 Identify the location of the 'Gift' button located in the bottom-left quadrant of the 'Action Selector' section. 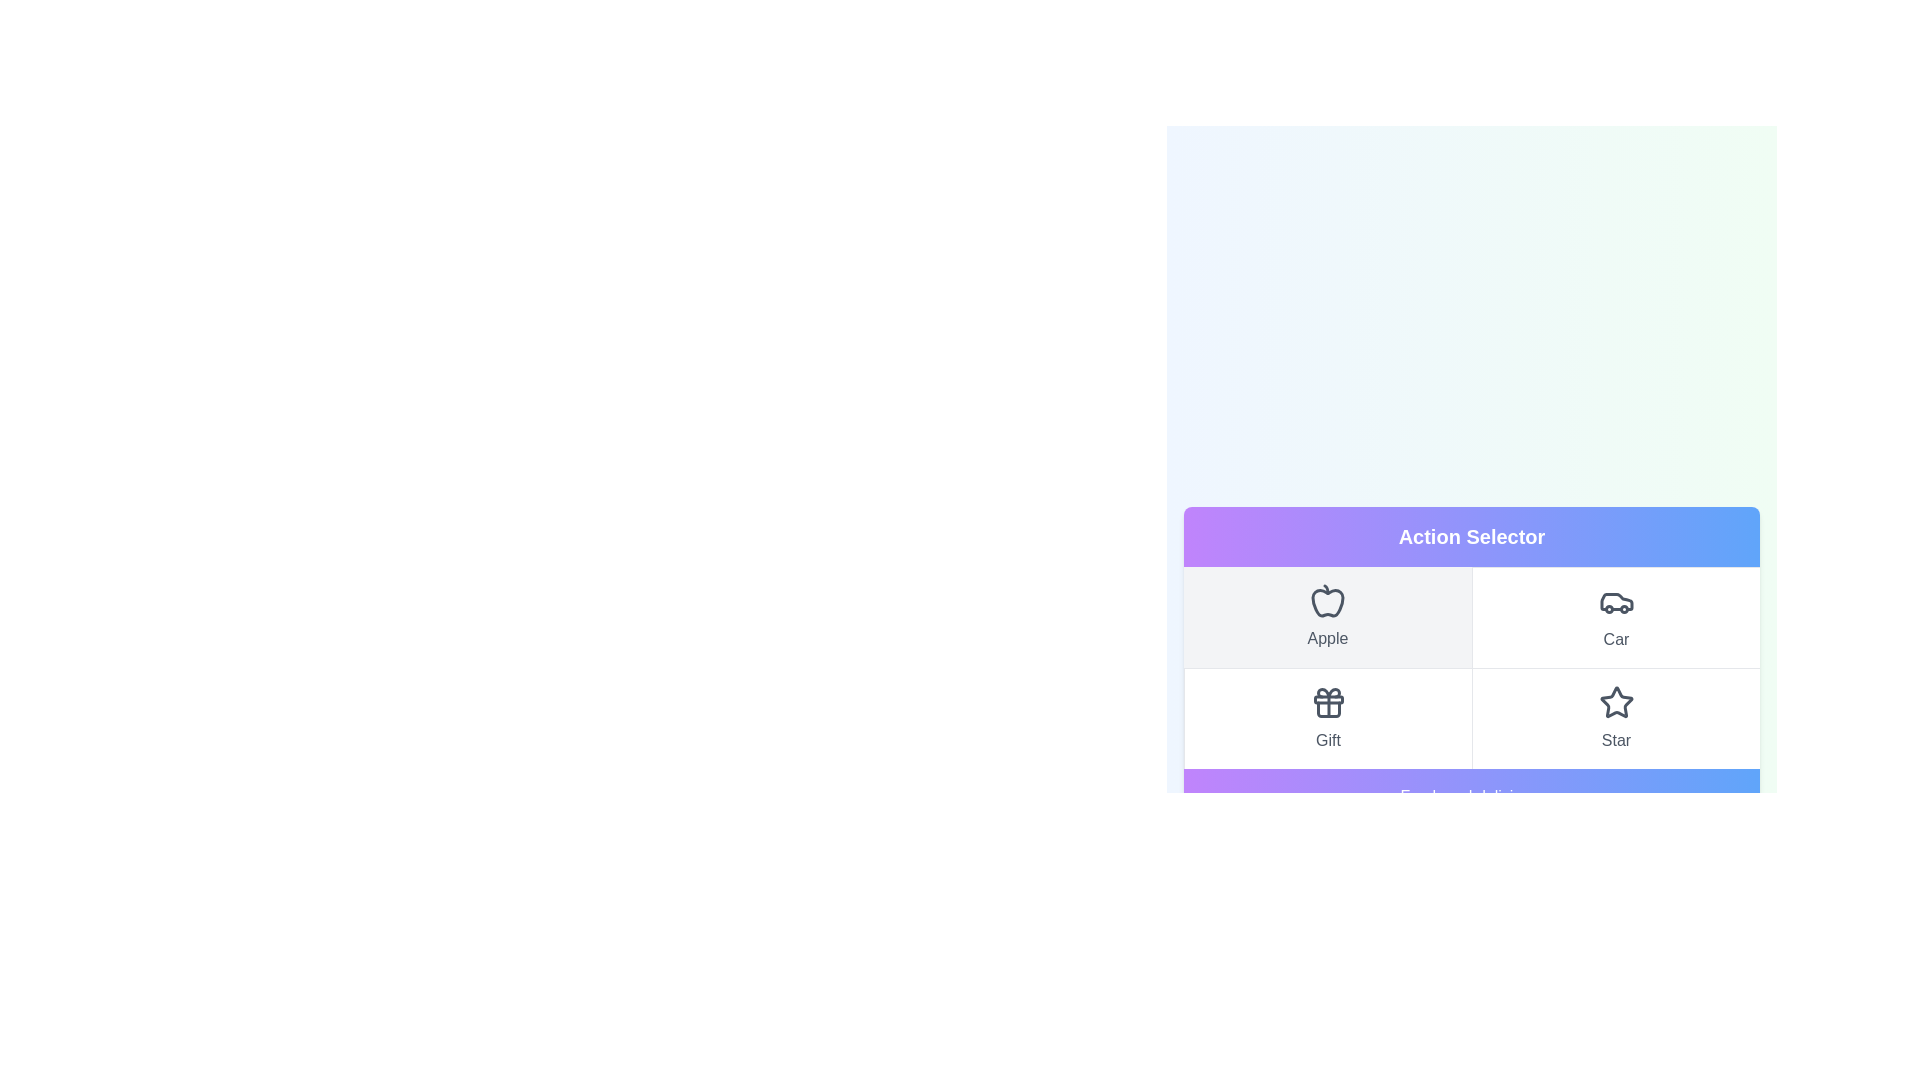
(1328, 717).